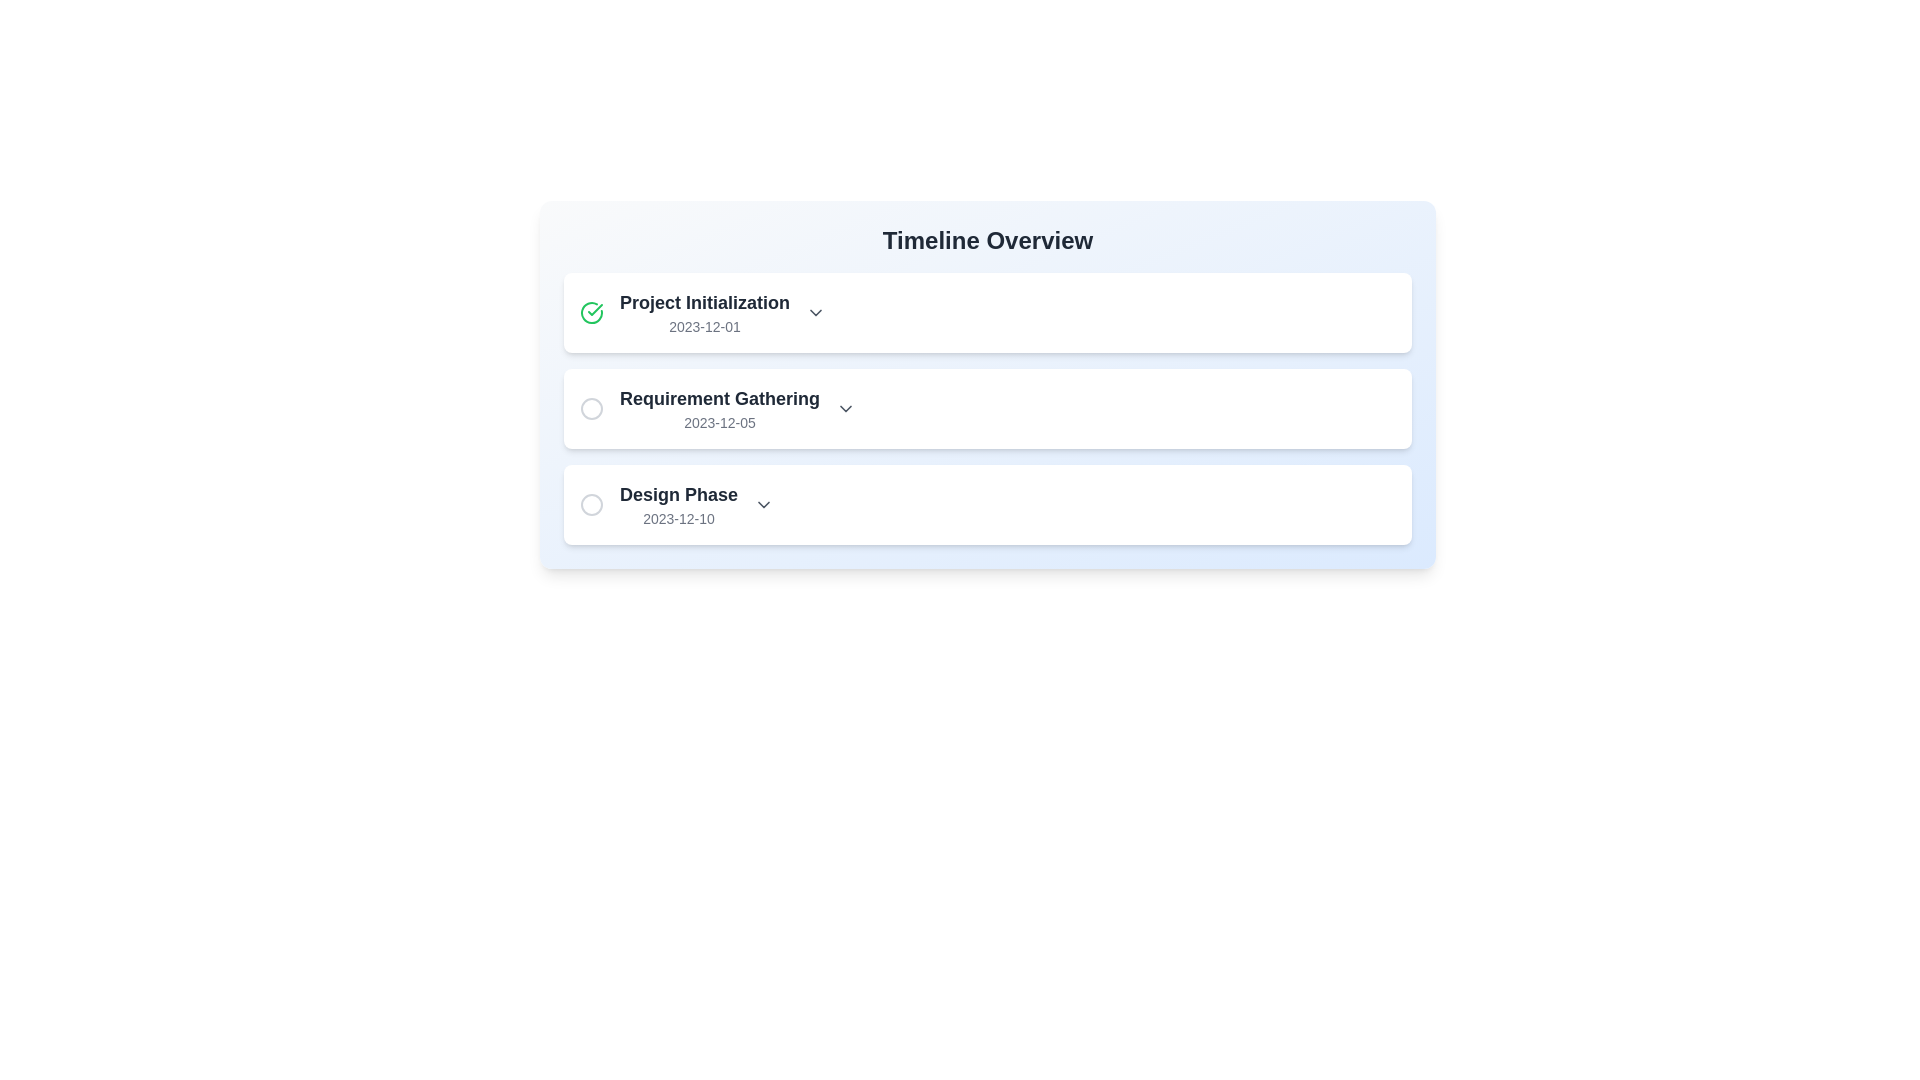  I want to click on the Timeline entry item labeled 'Design Phase', which includes a checkbox, a bold title, and a date below it, so click(988, 504).